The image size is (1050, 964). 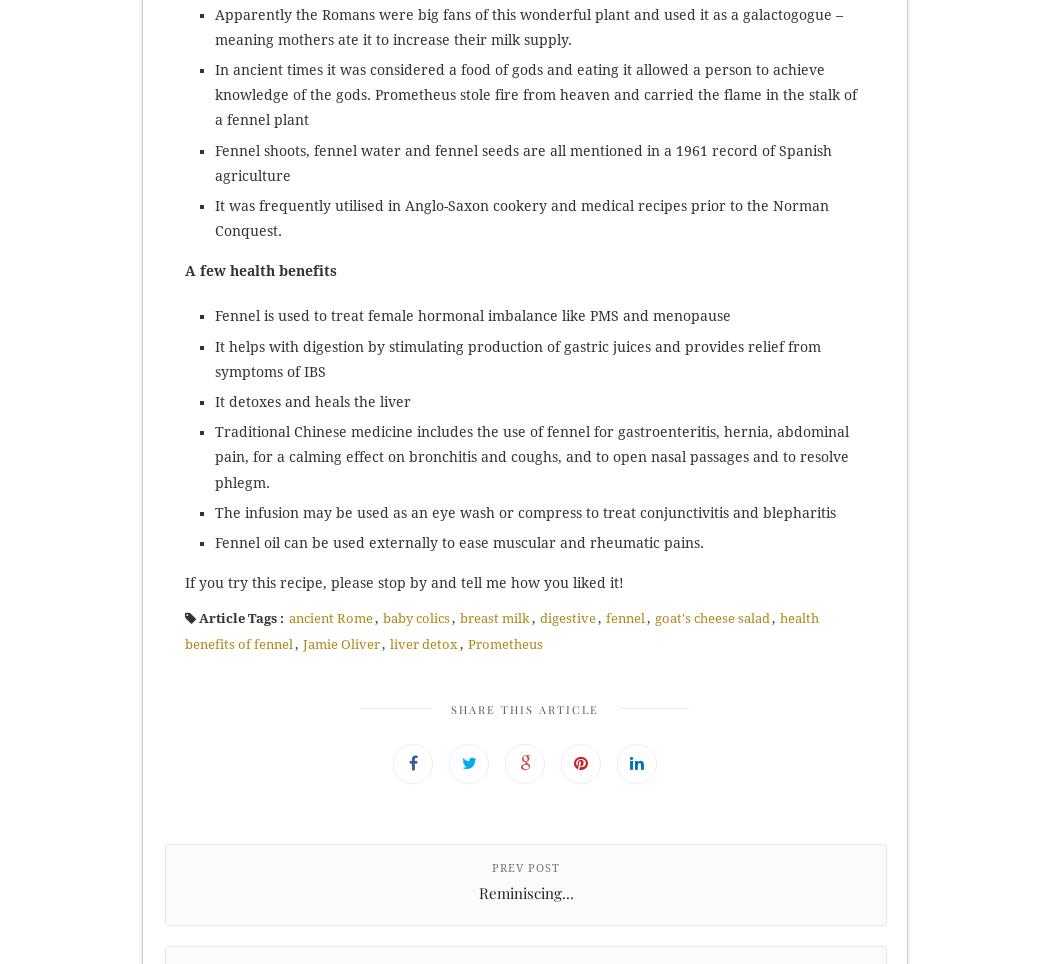 What do you see at coordinates (504, 642) in the screenshot?
I see `'Prometheus'` at bounding box center [504, 642].